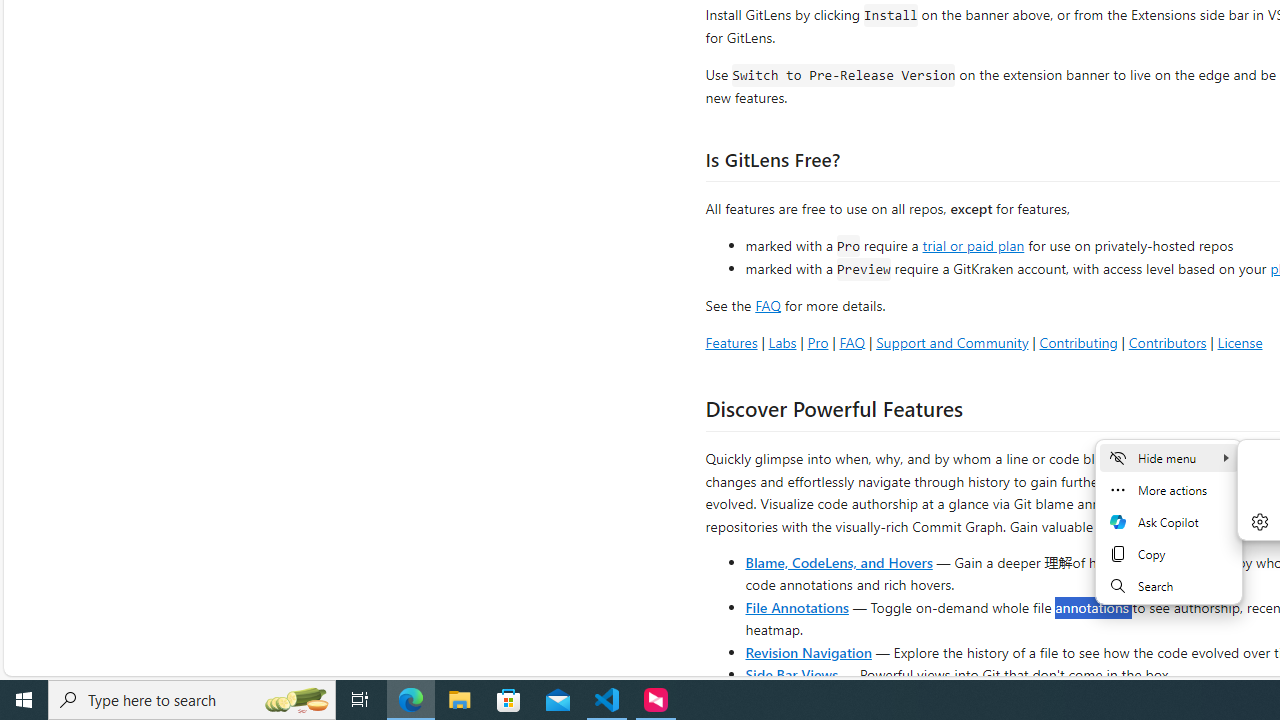 The image size is (1280, 720). I want to click on 'trial or paid plan', so click(973, 243).